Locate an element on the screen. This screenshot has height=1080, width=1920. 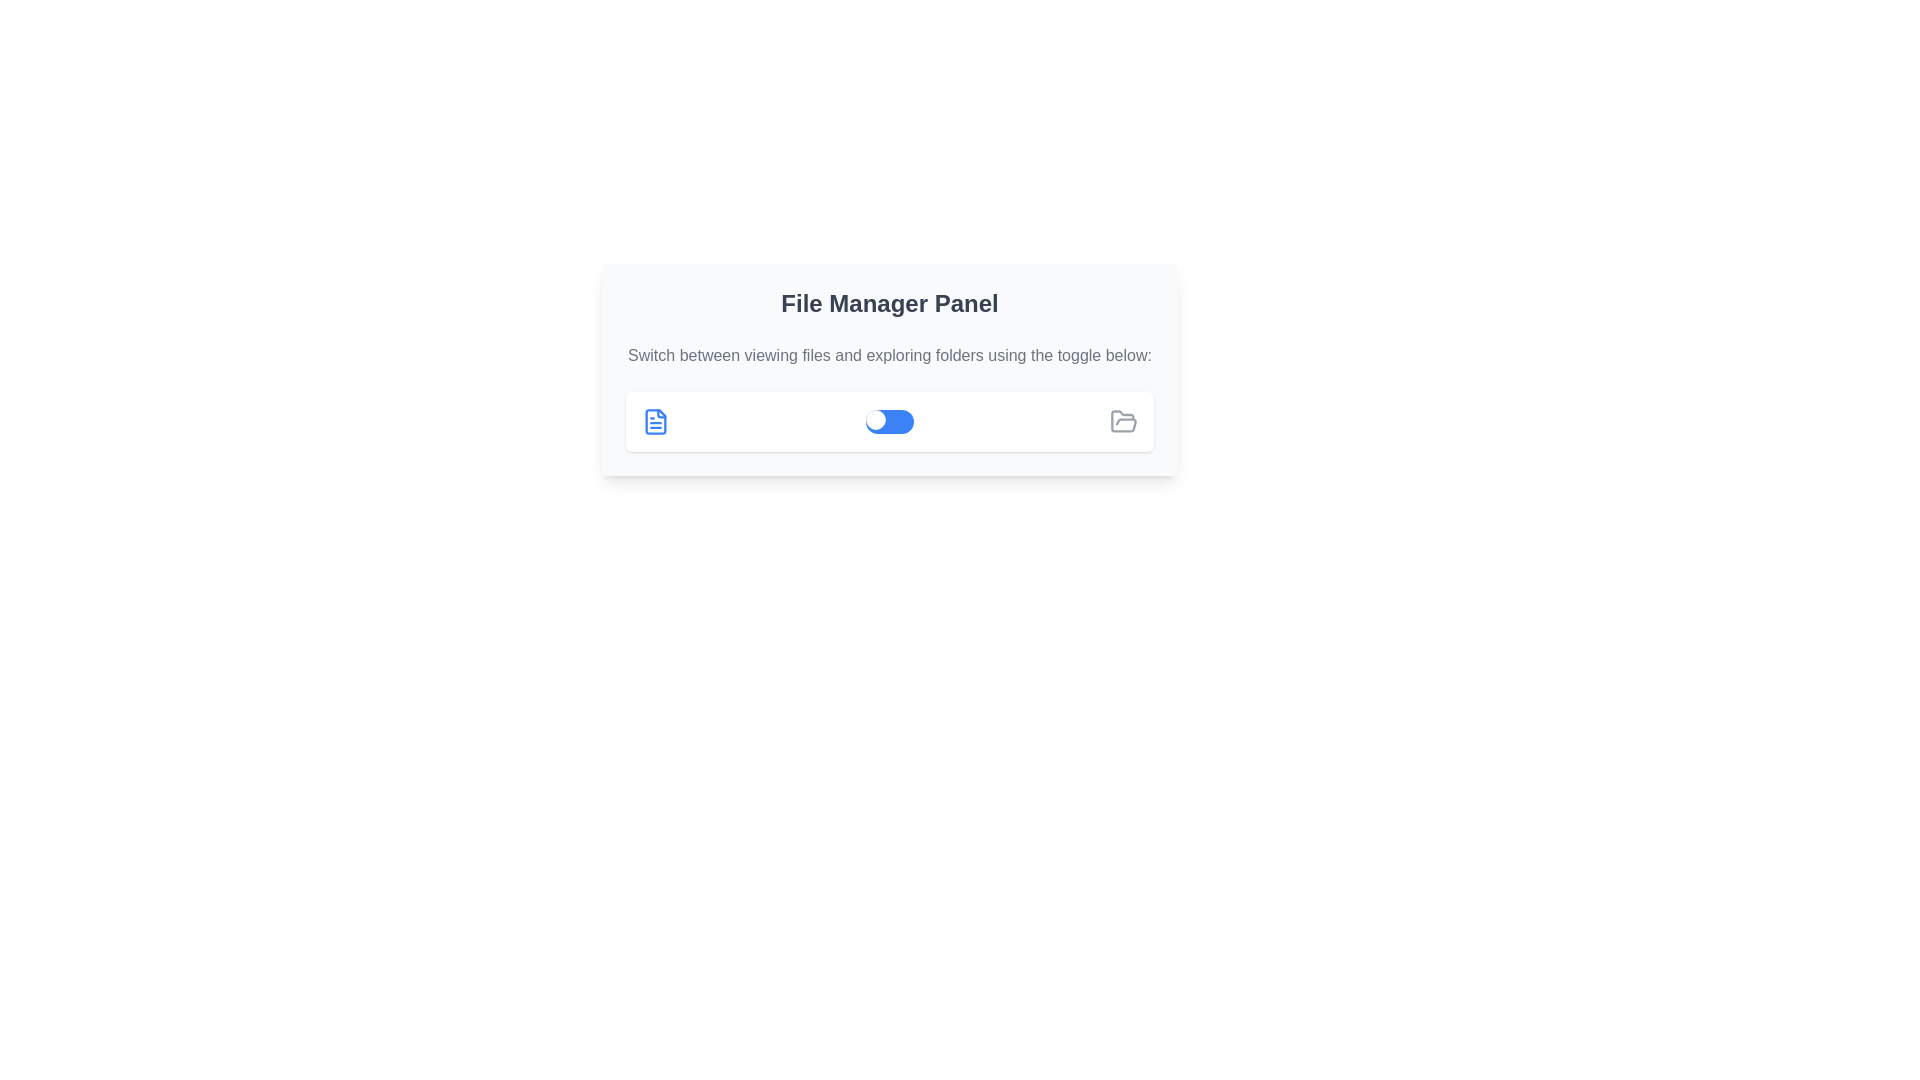
the toggle switch in the 'File Manager Panel' to change its position between viewing files and browsing folders is located at coordinates (888, 420).